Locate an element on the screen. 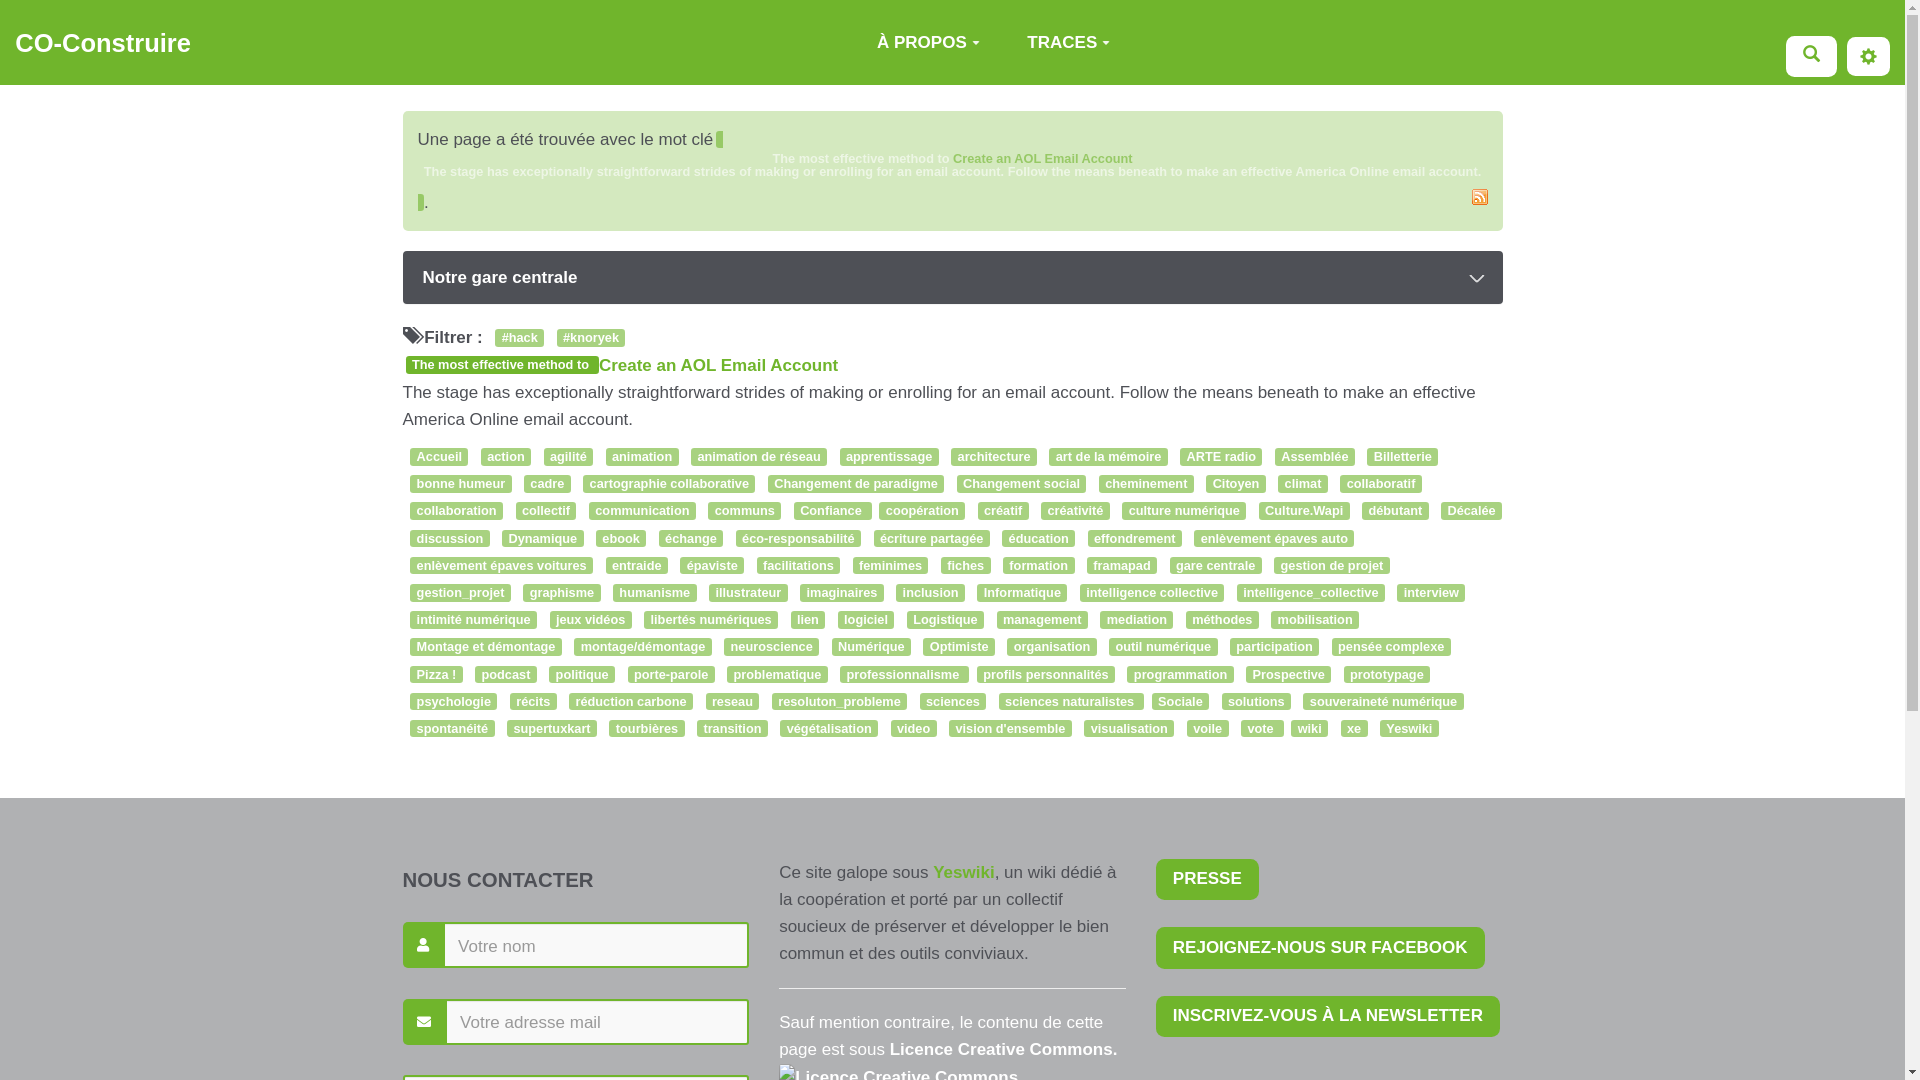  'Informatique' is located at coordinates (1022, 592).